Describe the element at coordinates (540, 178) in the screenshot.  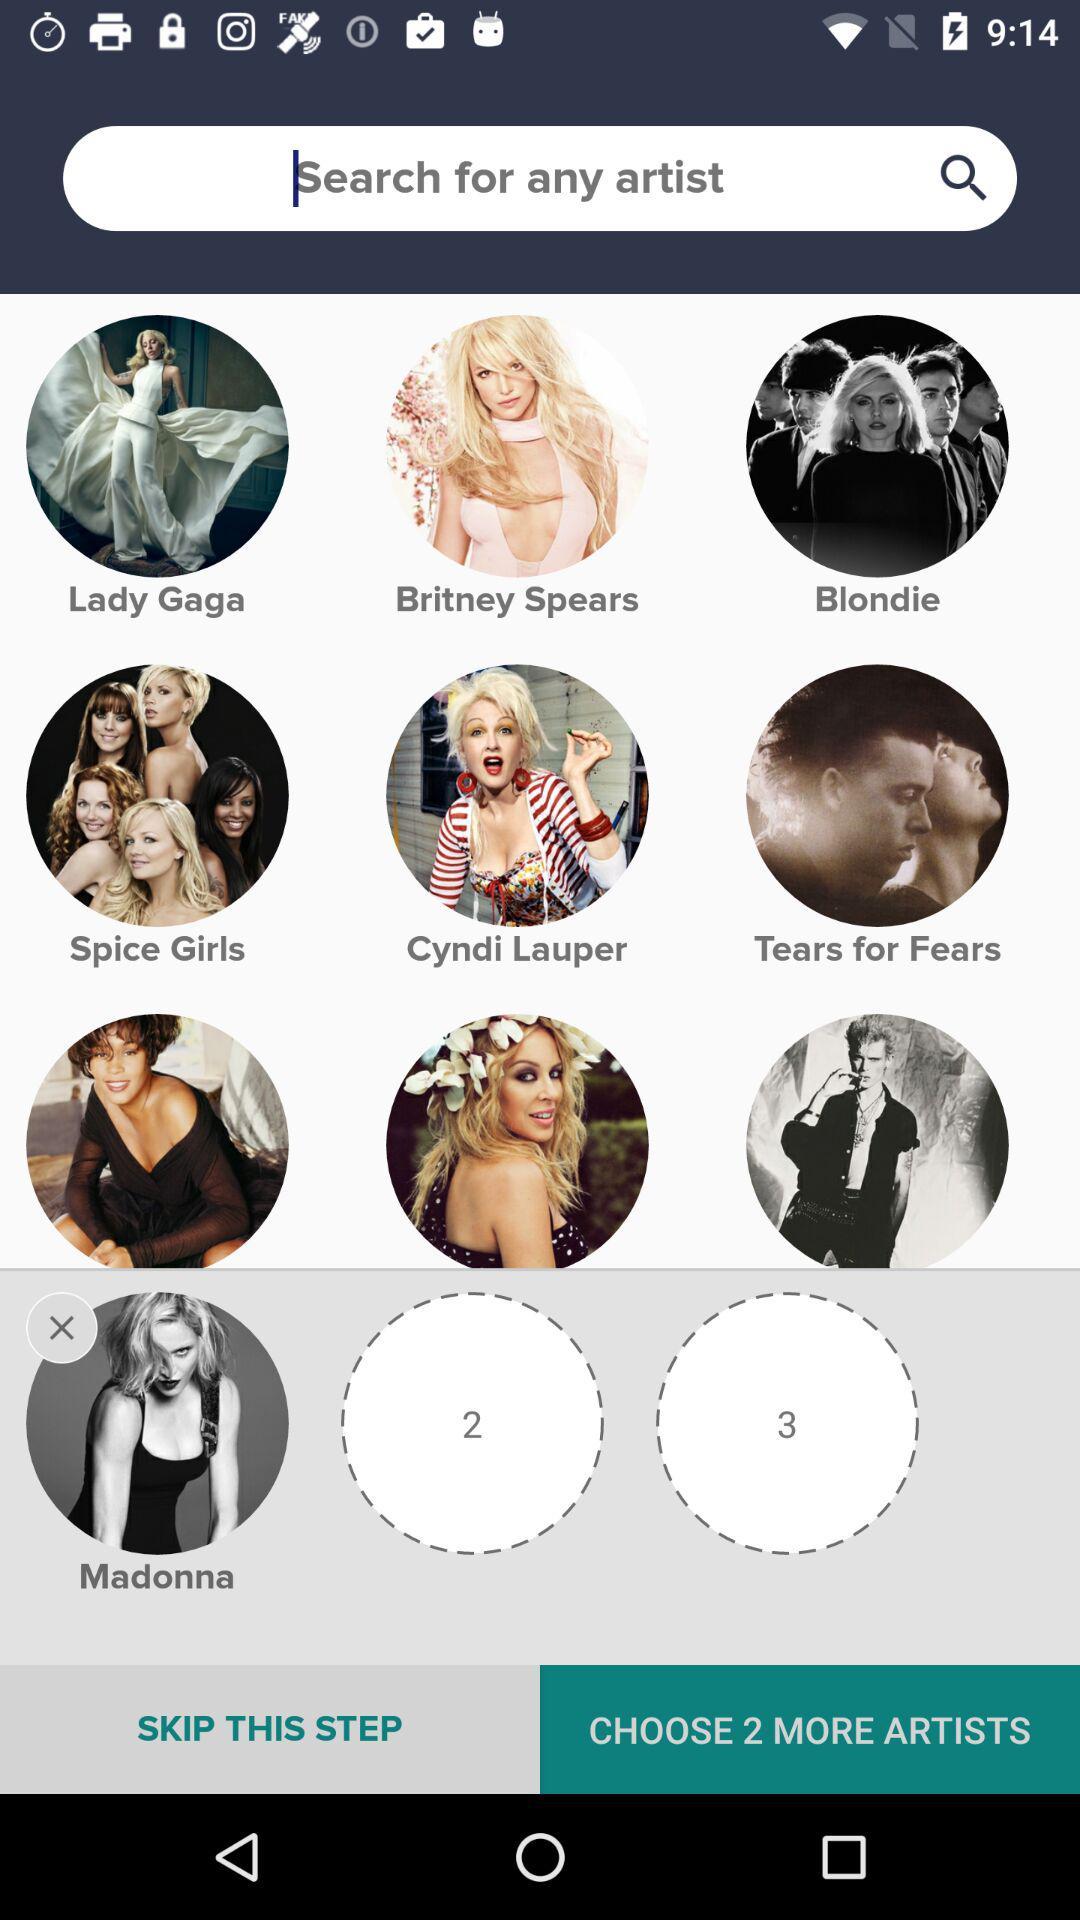
I see `search for any artist` at that location.